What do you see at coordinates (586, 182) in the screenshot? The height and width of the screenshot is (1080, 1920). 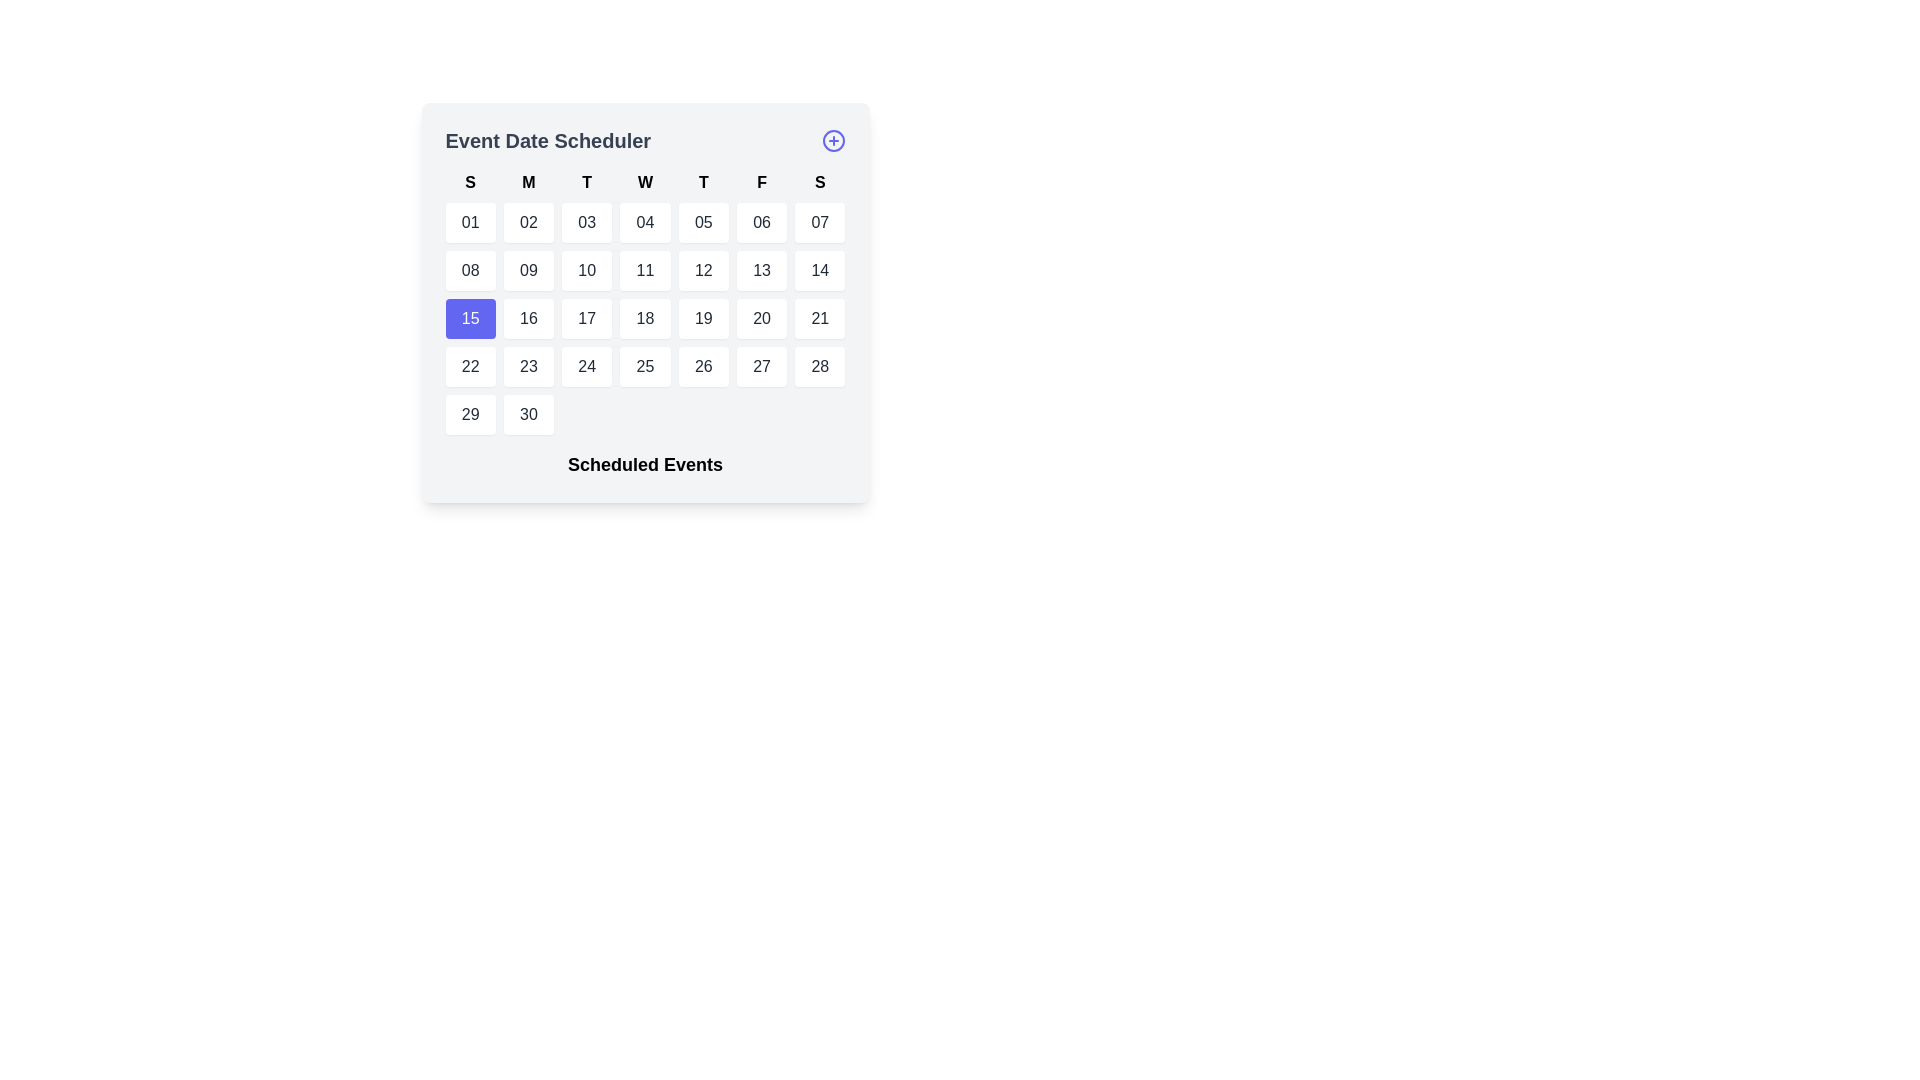 I see `the text label displaying the letter 'T' in bold, part of the header row for weekdays in a calendar grid` at bounding box center [586, 182].